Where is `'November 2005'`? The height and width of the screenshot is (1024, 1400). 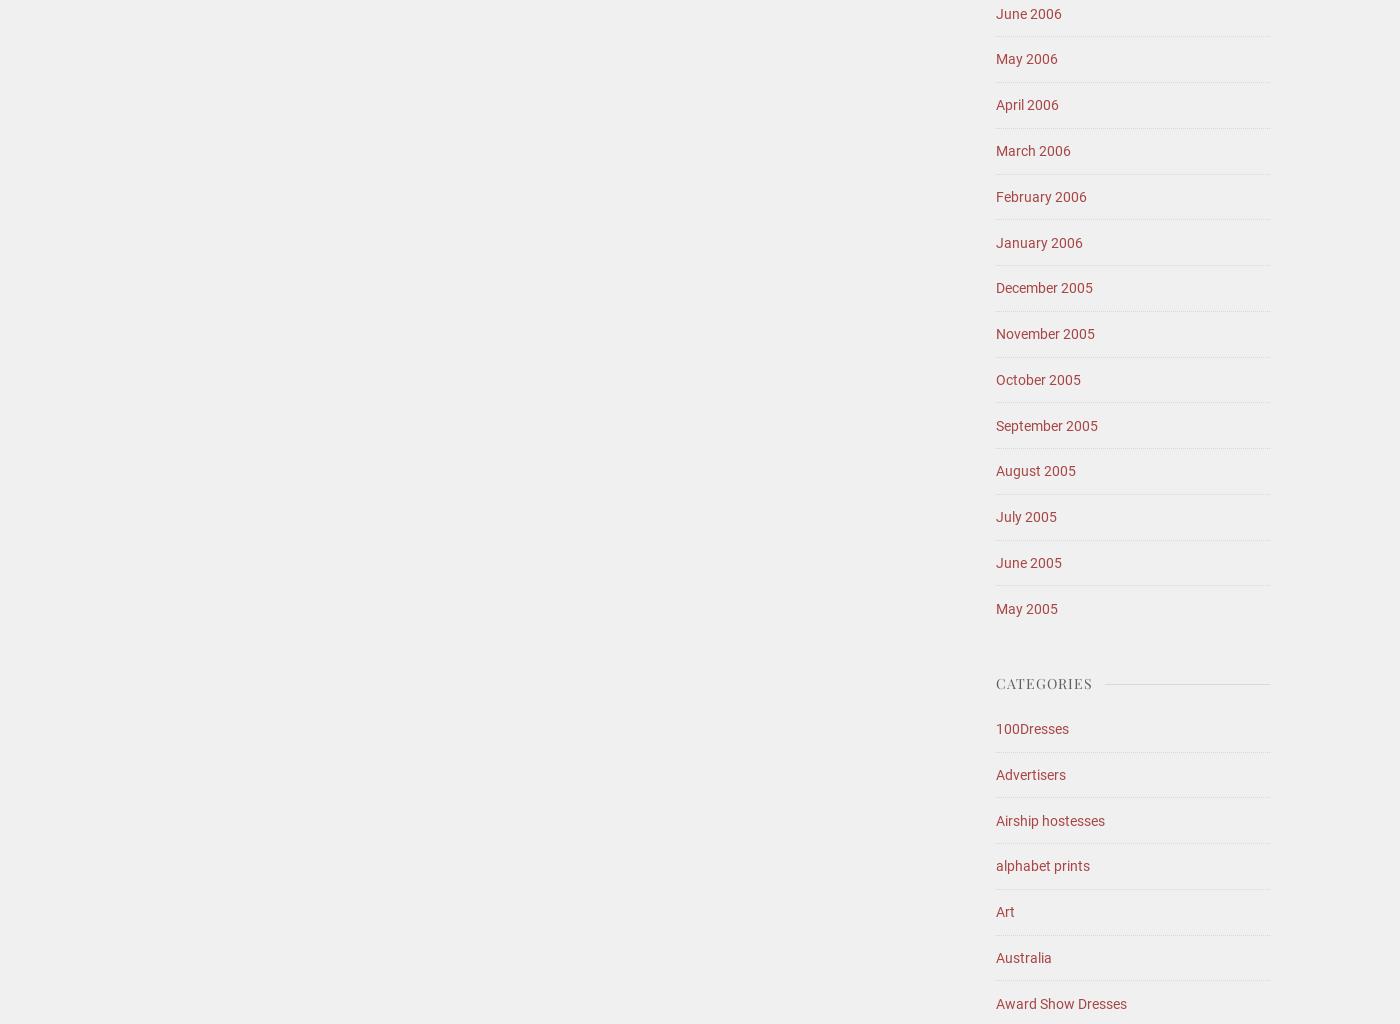
'November 2005' is located at coordinates (1045, 333).